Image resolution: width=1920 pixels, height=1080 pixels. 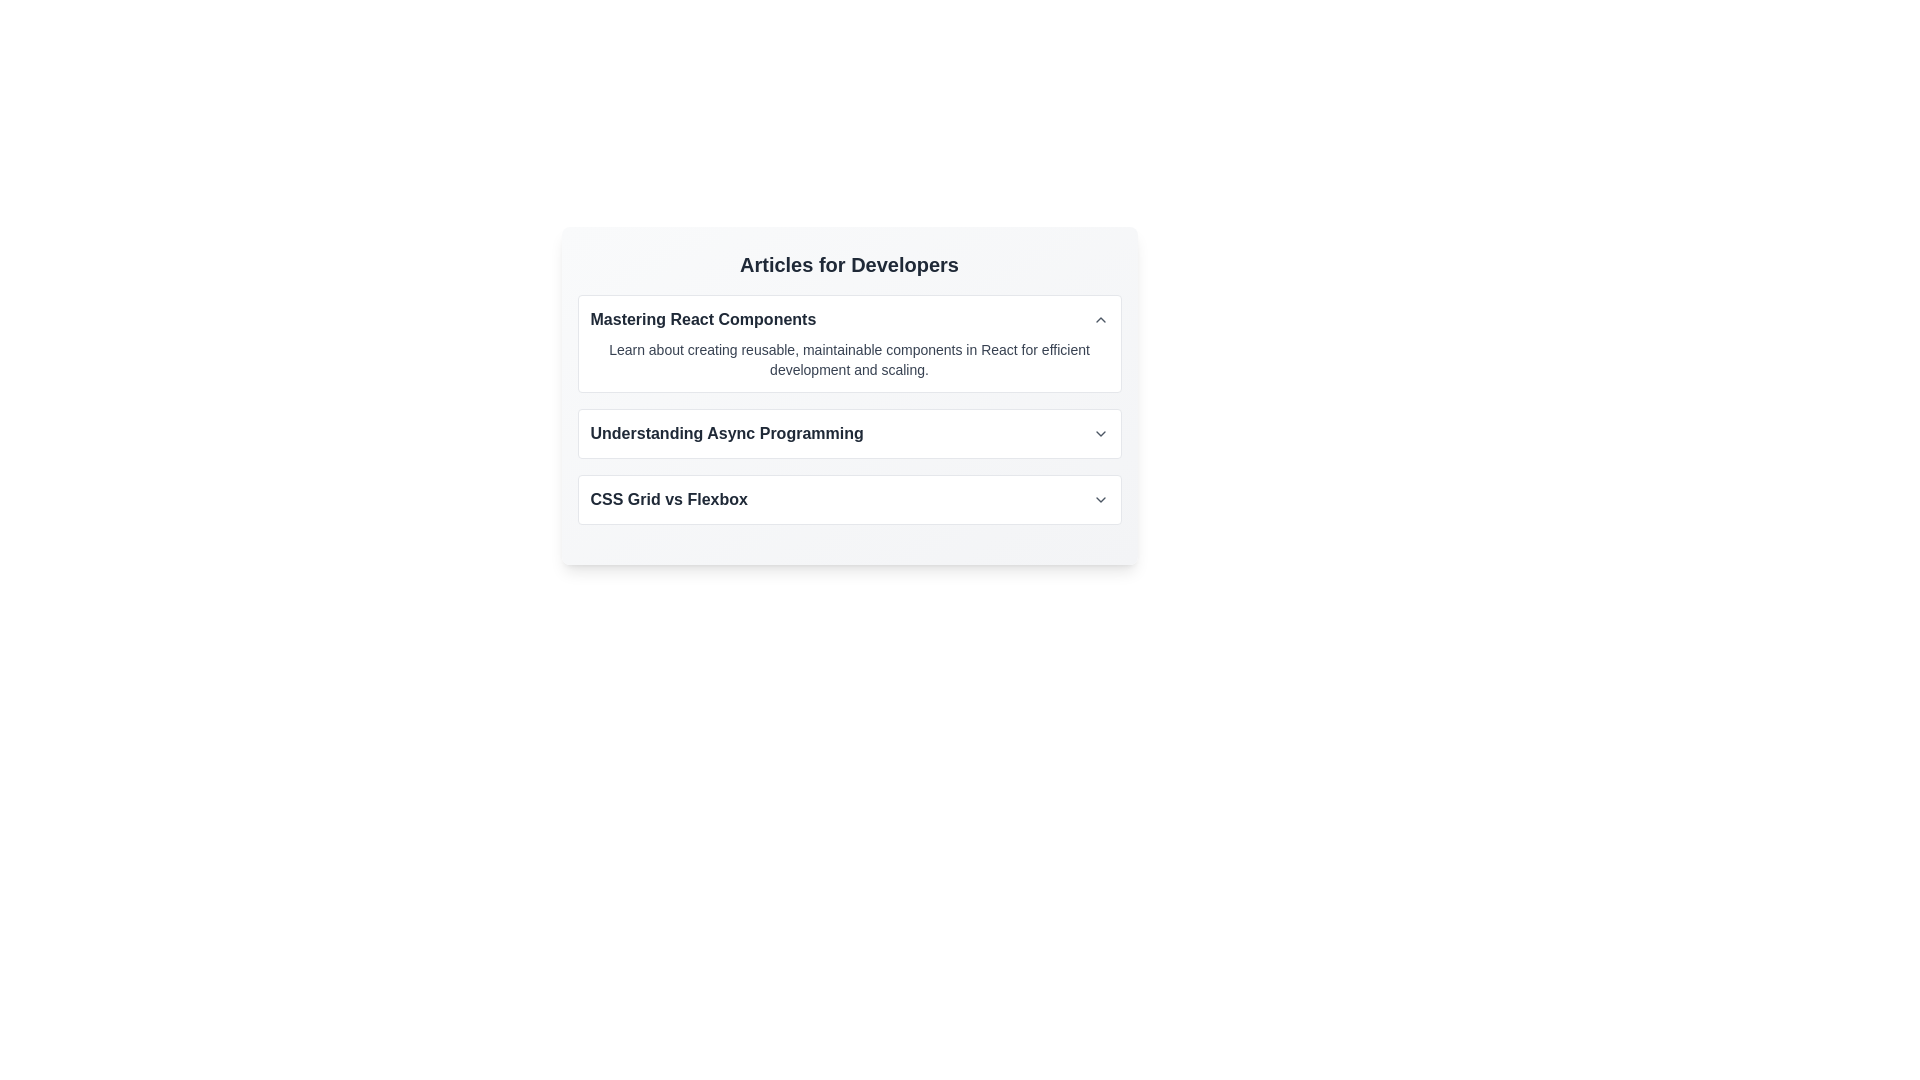 I want to click on the Collapsible Header titled 'Understanding Async Programming', so click(x=849, y=433).